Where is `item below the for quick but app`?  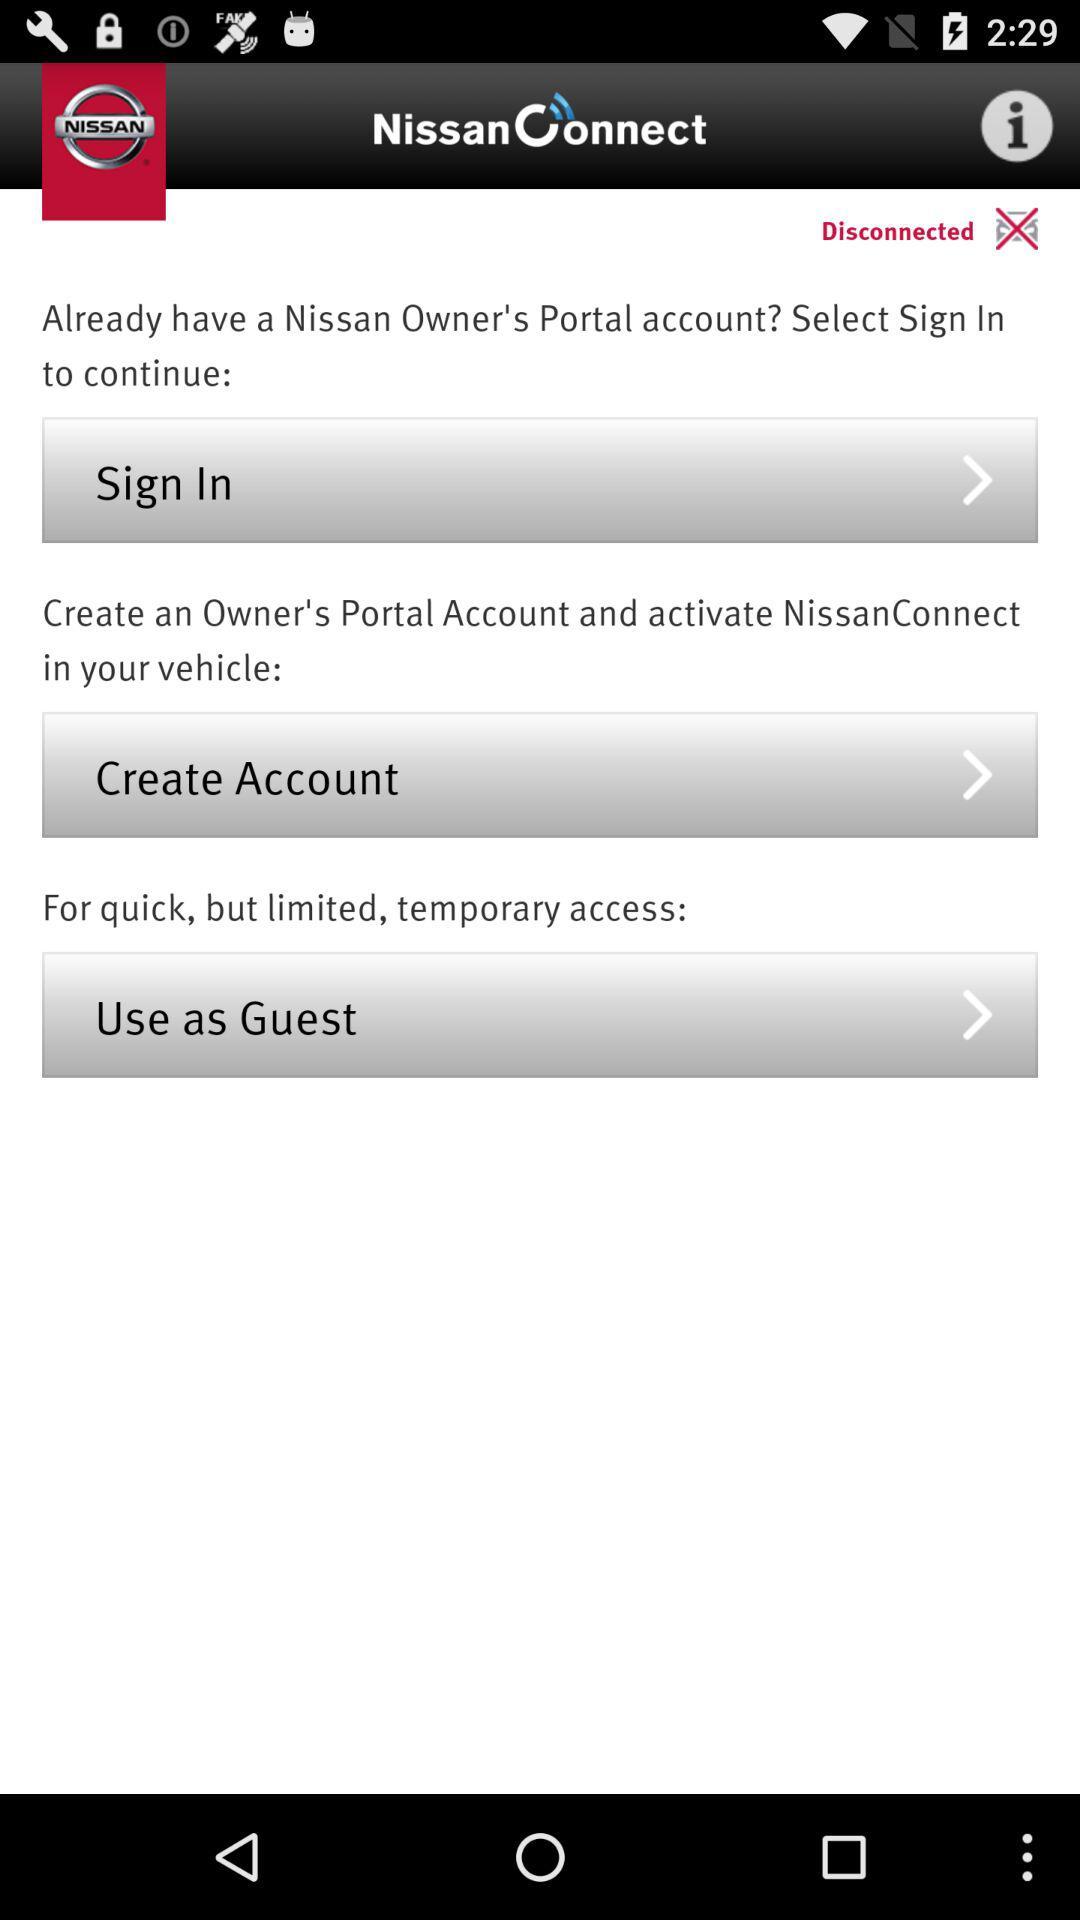 item below the for quick but app is located at coordinates (540, 1014).